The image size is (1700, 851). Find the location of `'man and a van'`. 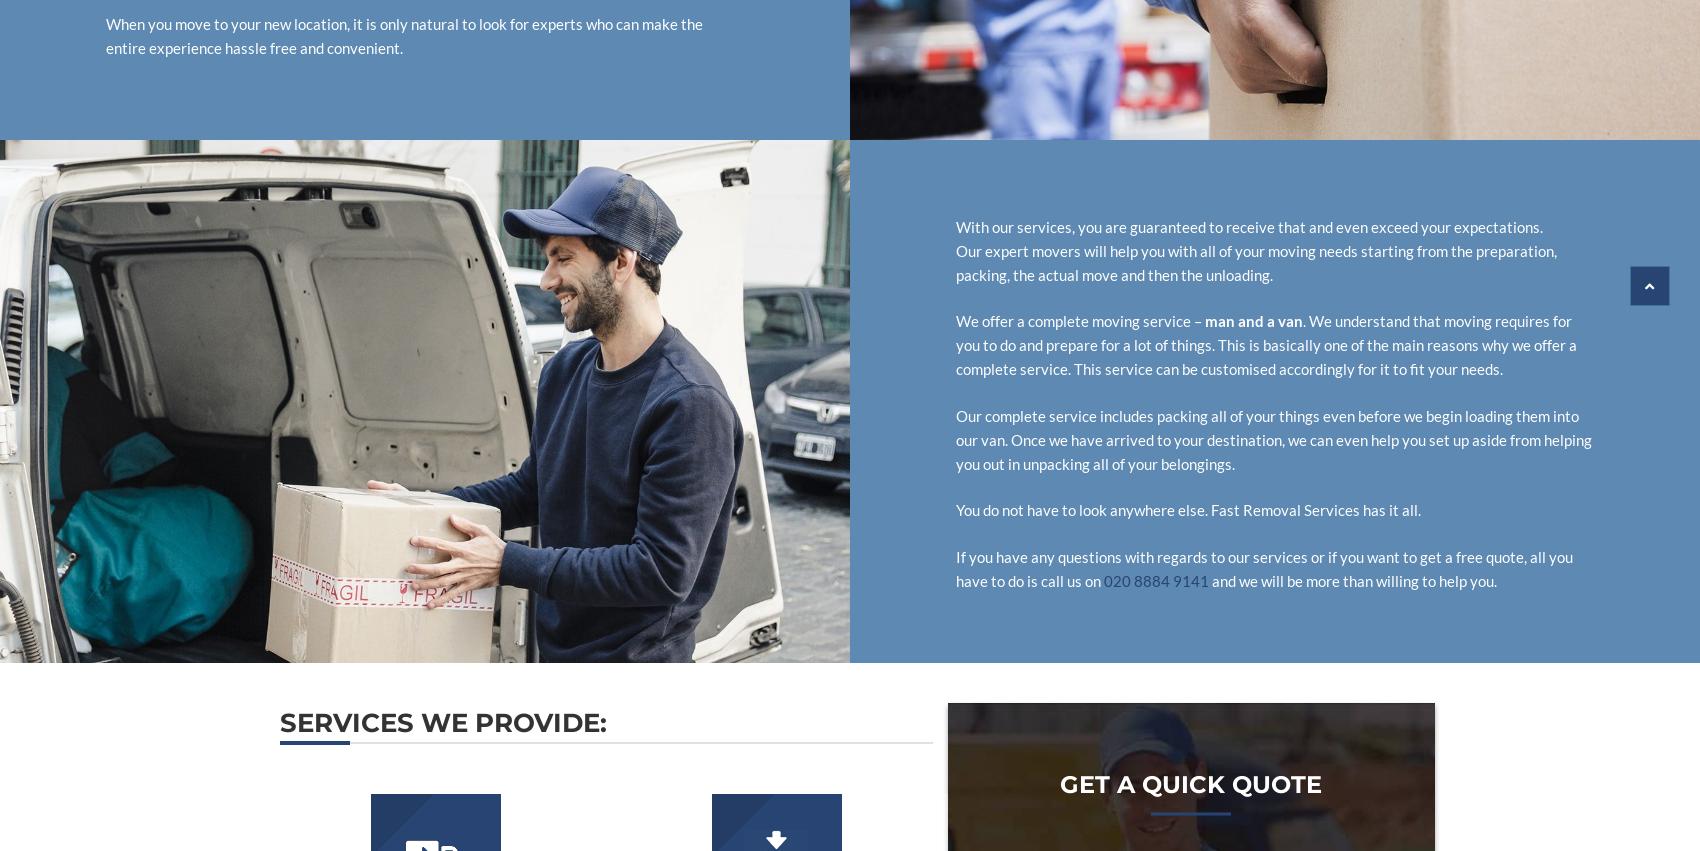

'man and a van' is located at coordinates (1252, 319).